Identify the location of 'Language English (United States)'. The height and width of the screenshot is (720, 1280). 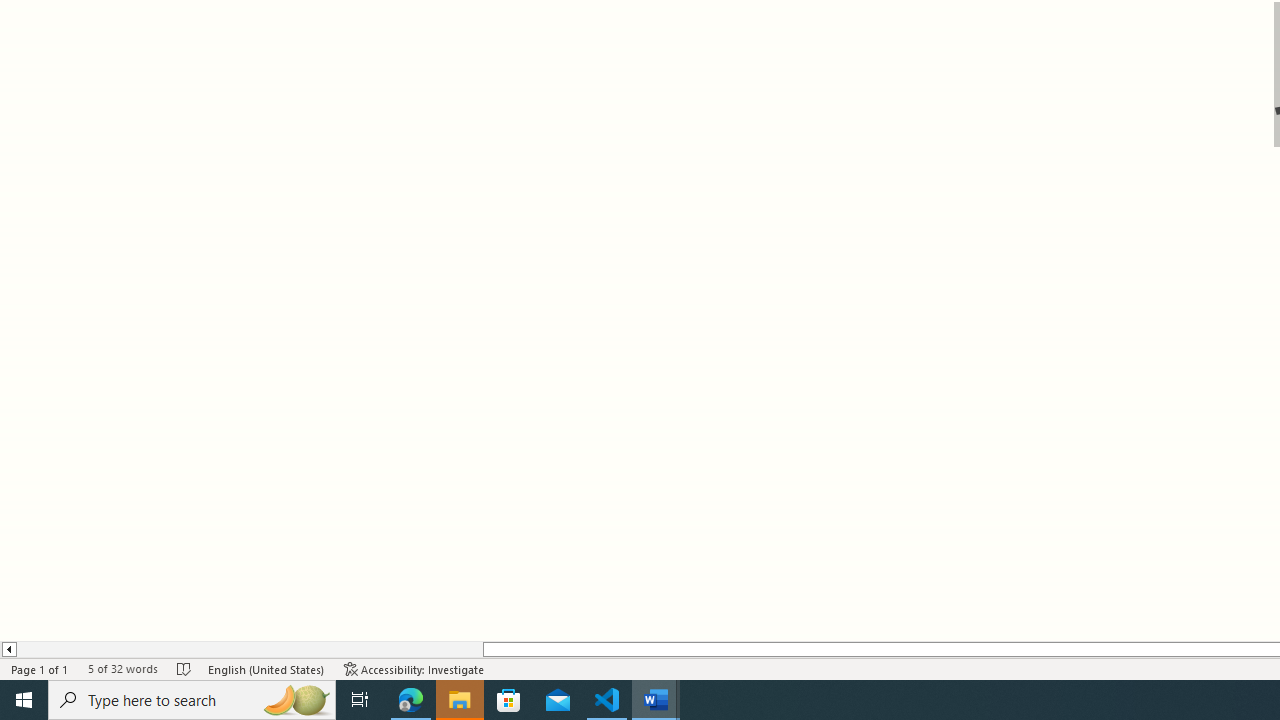
(265, 669).